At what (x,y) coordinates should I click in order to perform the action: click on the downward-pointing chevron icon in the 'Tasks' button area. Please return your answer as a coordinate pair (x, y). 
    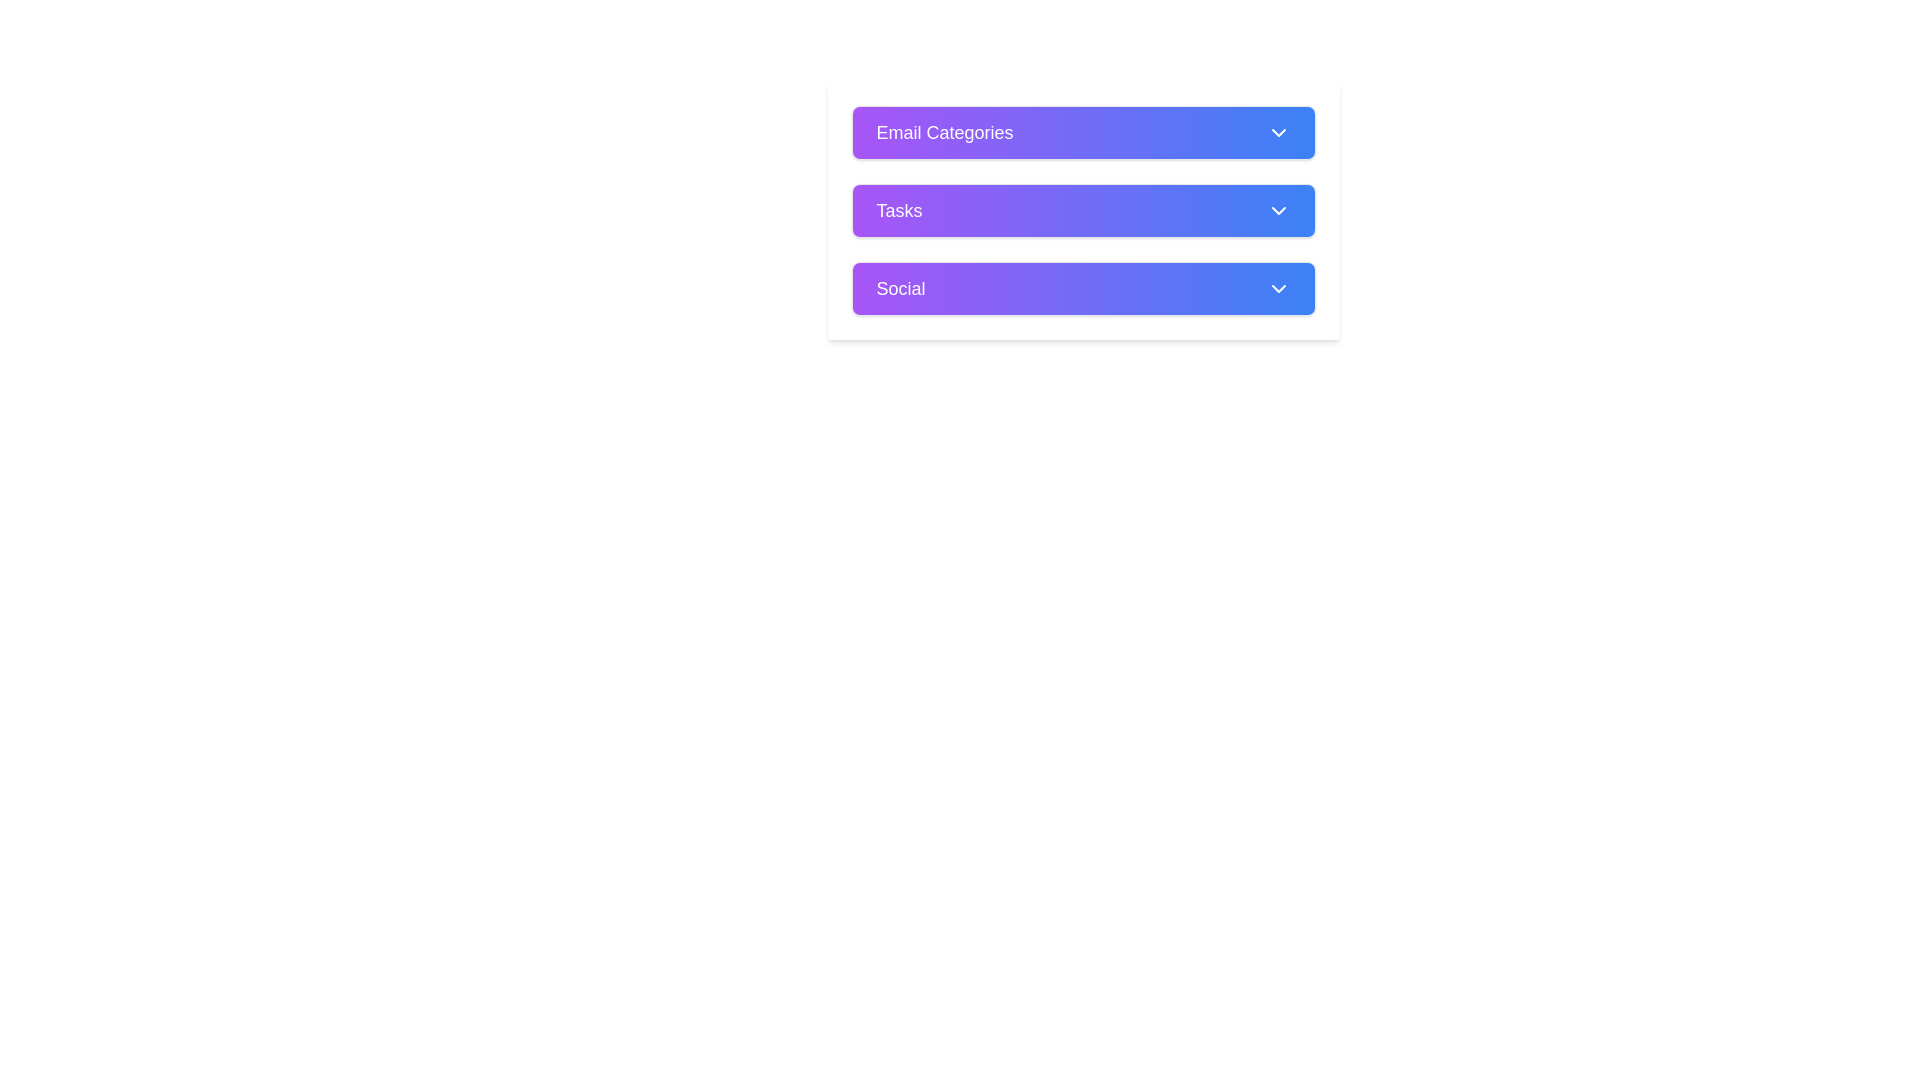
    Looking at the image, I should click on (1277, 211).